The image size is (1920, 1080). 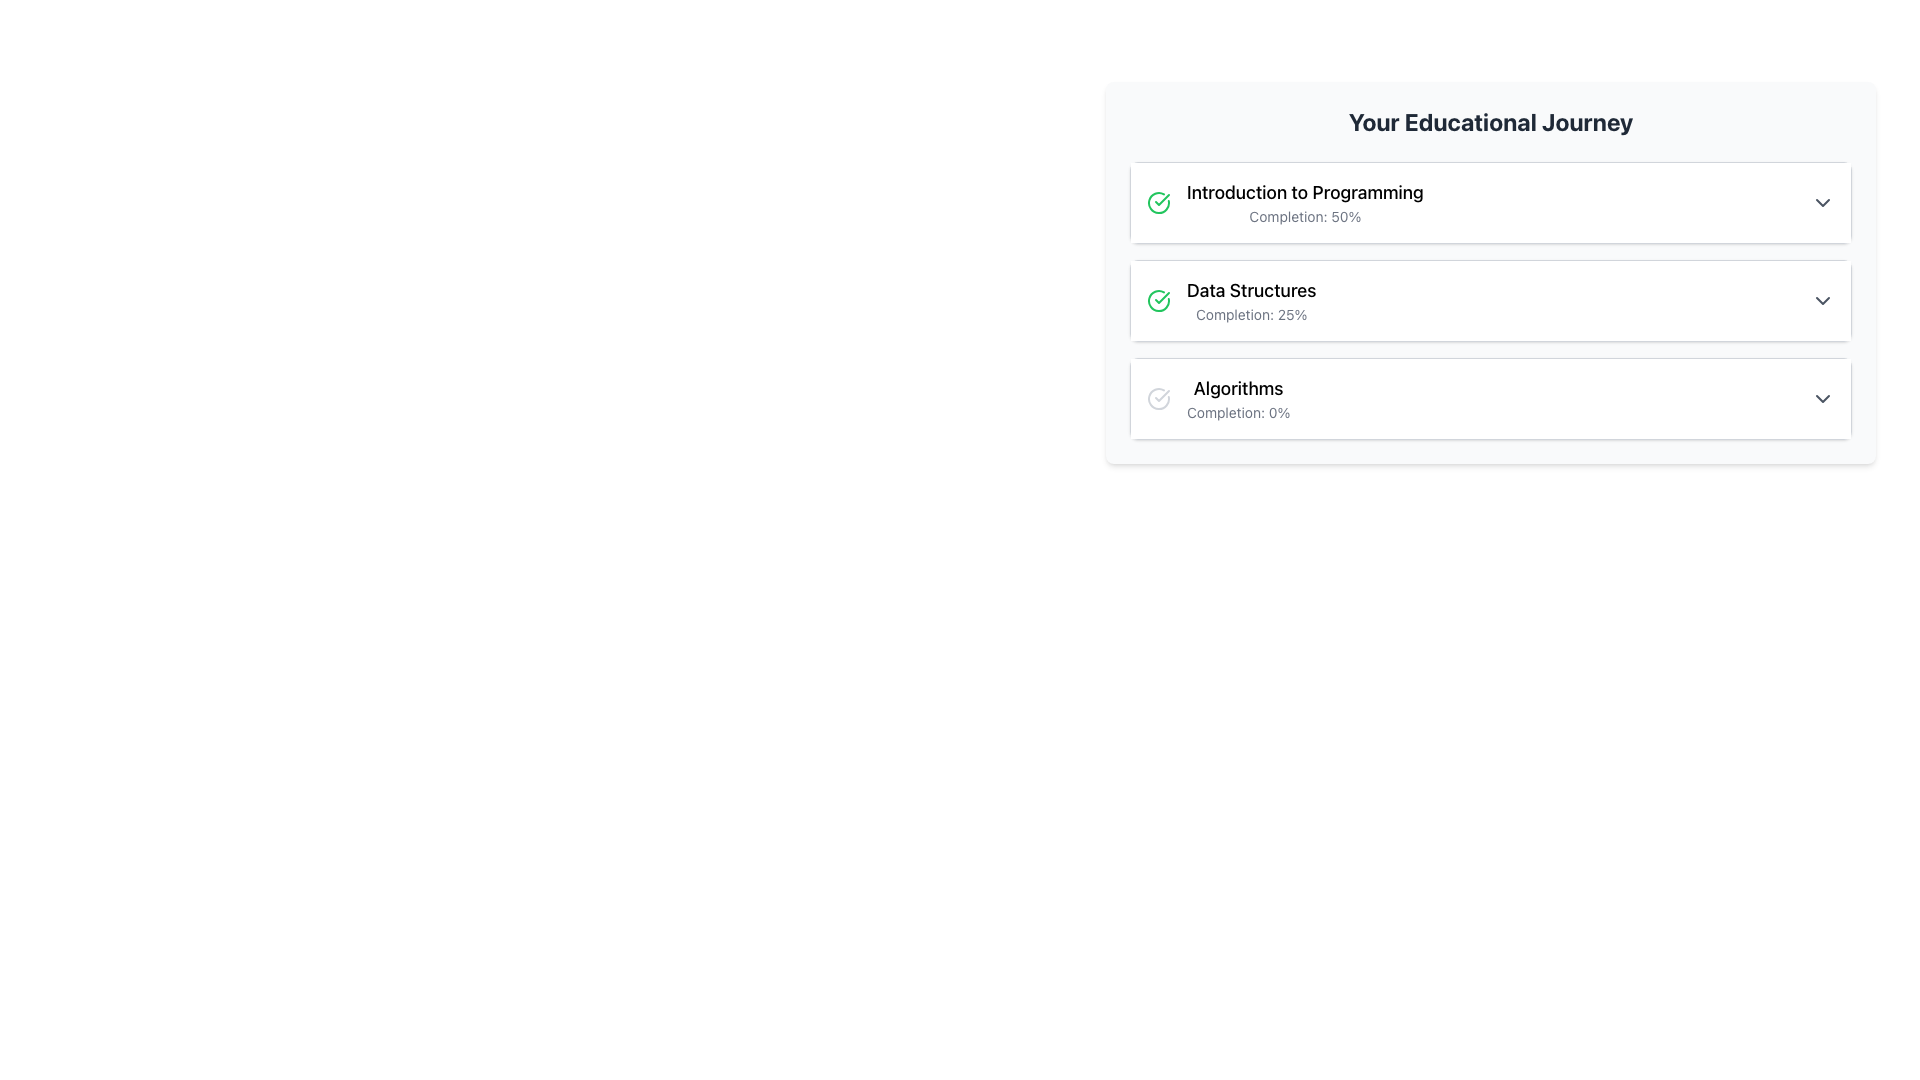 I want to click on the third collapsible card in the list that contains the summary information about 'Algorithms' and its completion status 'Completion: 0%', so click(x=1491, y=398).